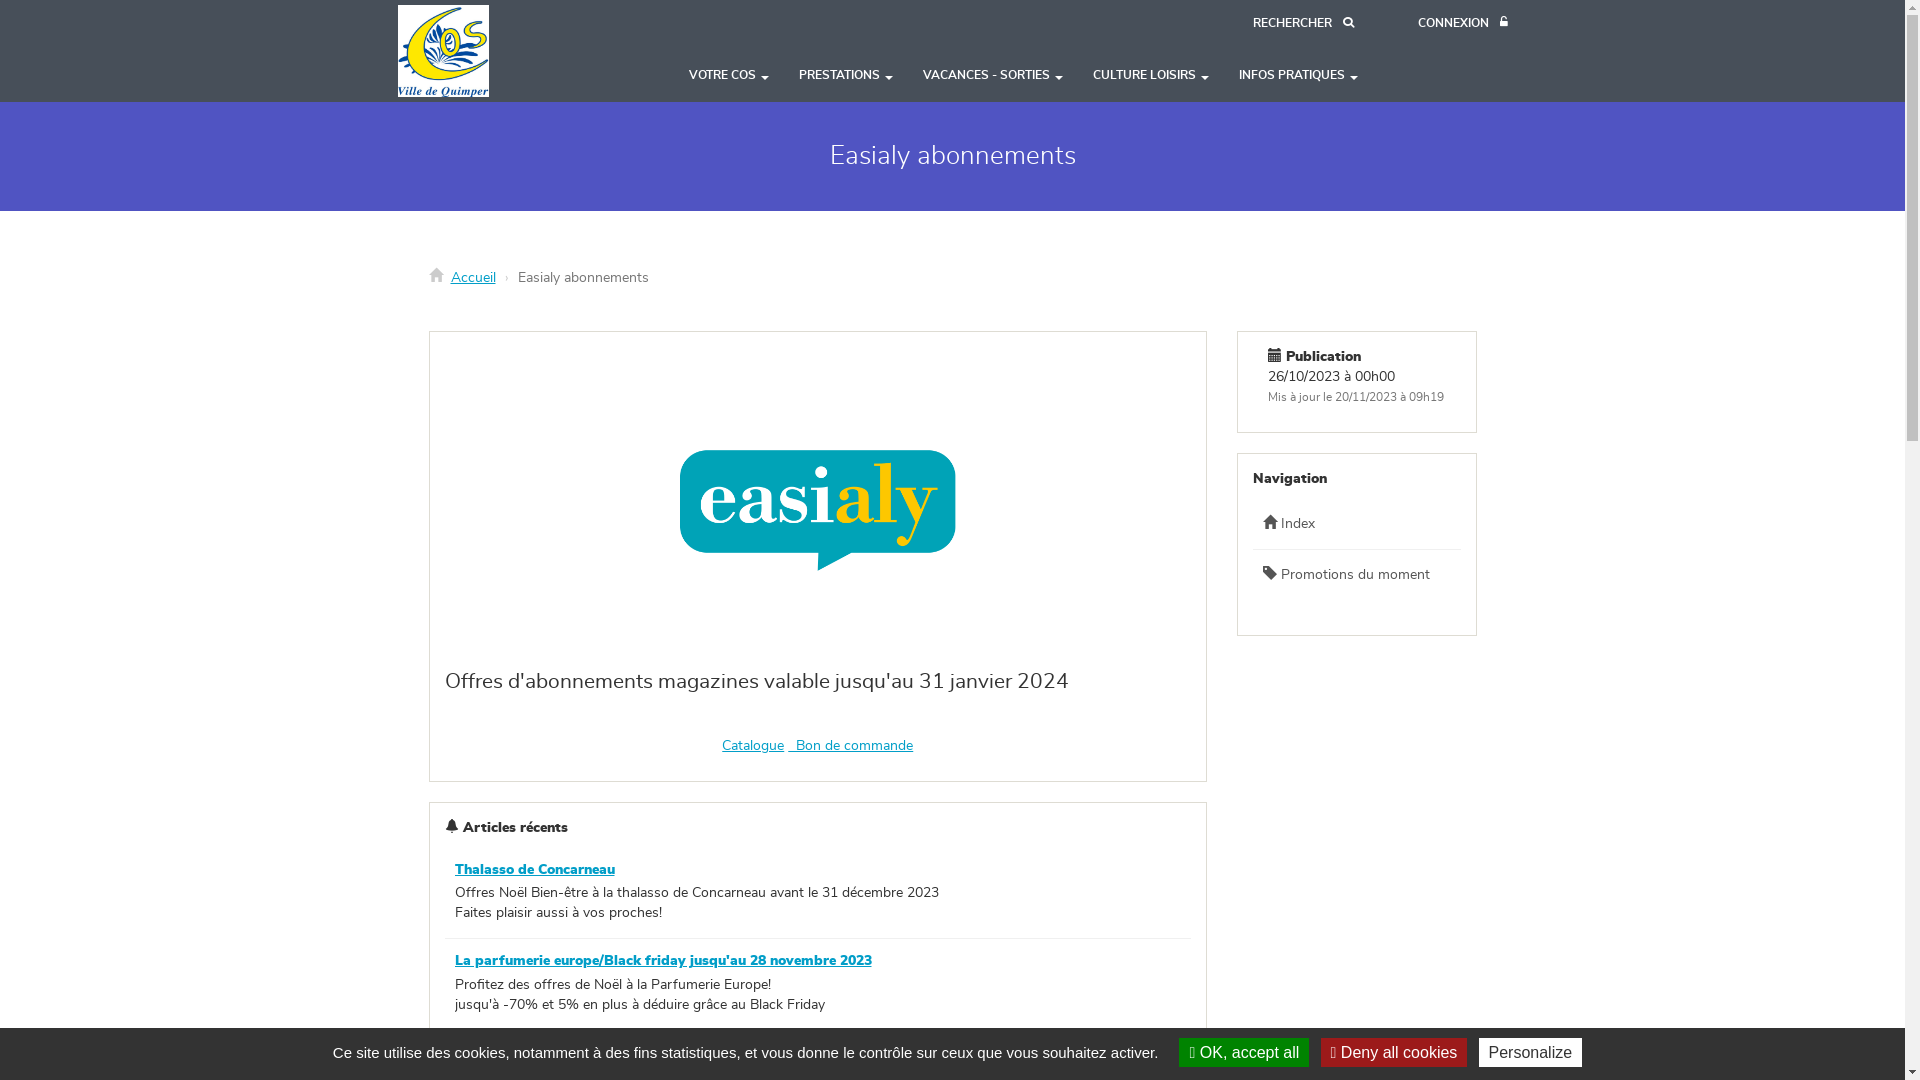  I want to click on 'VACANCES - SORTIES', so click(993, 73).